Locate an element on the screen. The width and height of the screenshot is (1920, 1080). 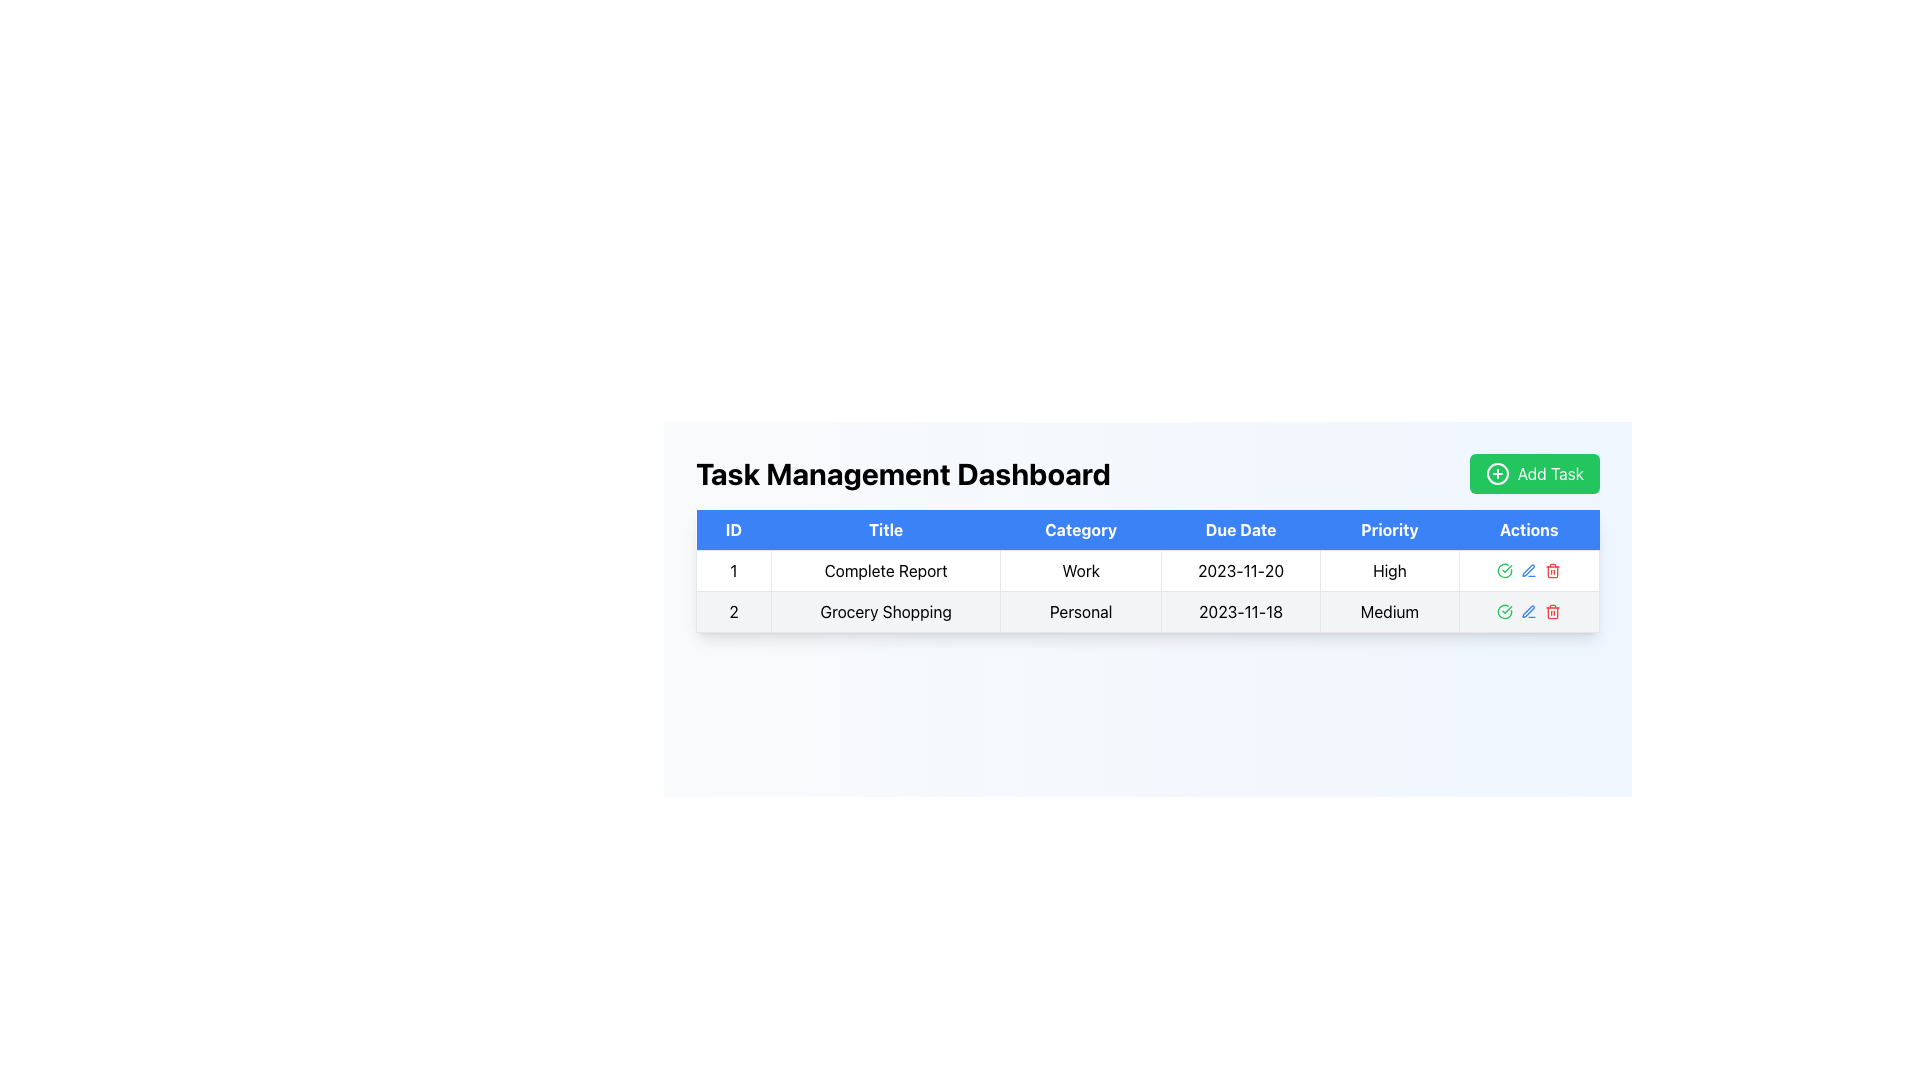
the bold text label displaying 'Task Management Dashboard' positioned above the 'Add Task' button is located at coordinates (902, 474).